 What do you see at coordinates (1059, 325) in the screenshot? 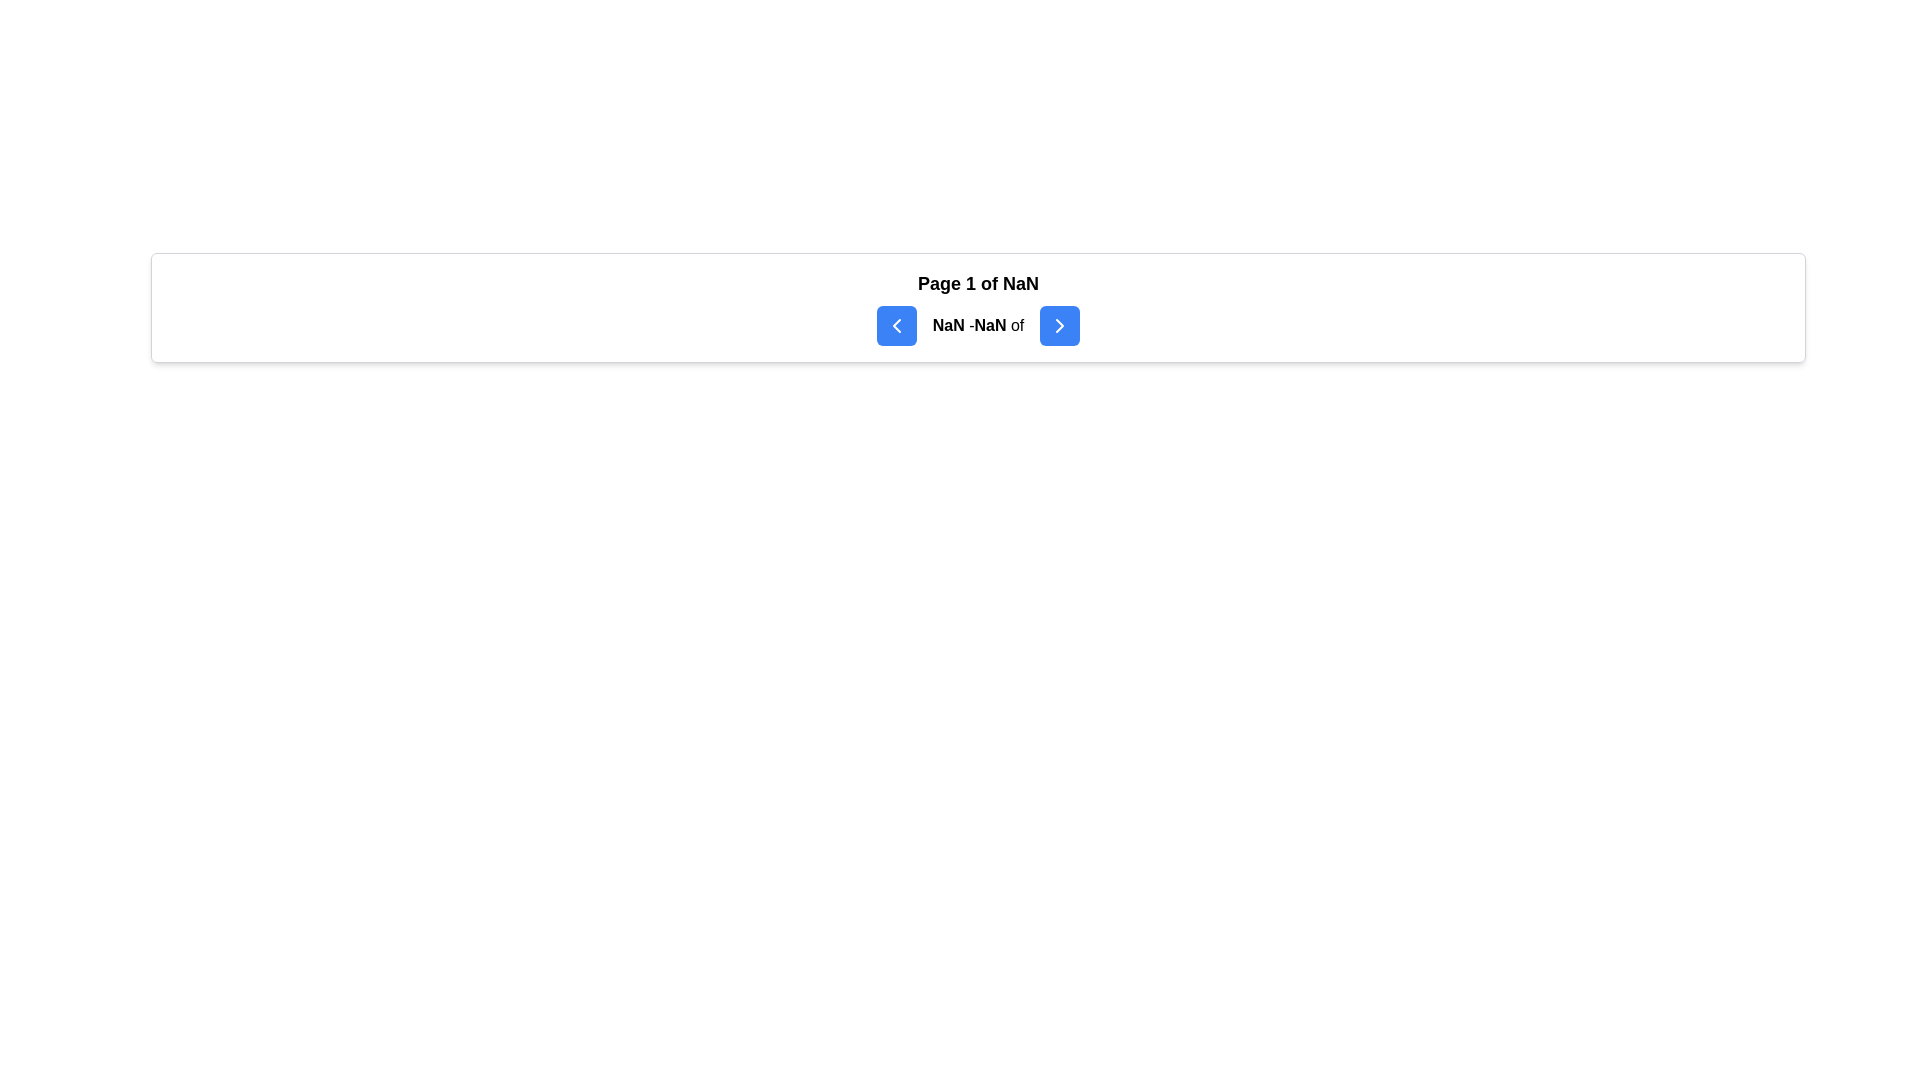
I see `the navigation icon located on the right side of the navigation control row` at bounding box center [1059, 325].